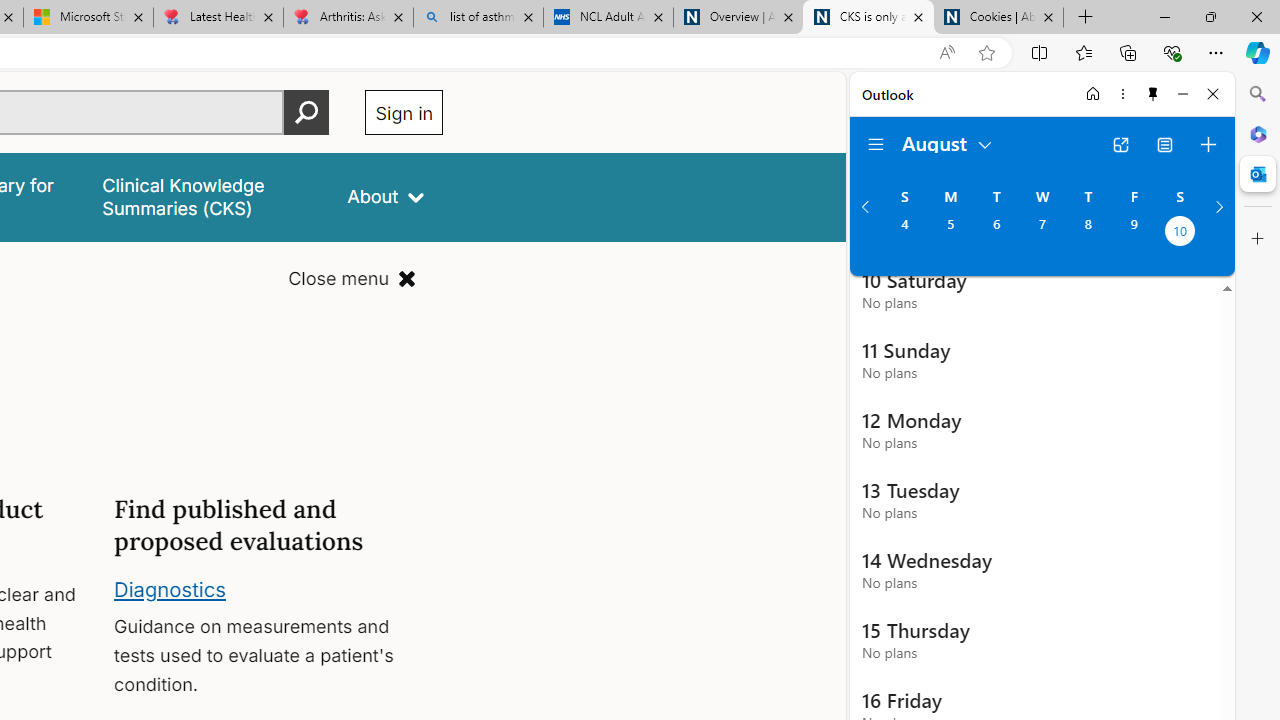  I want to click on 'Cookies | About | NICE', so click(999, 17).